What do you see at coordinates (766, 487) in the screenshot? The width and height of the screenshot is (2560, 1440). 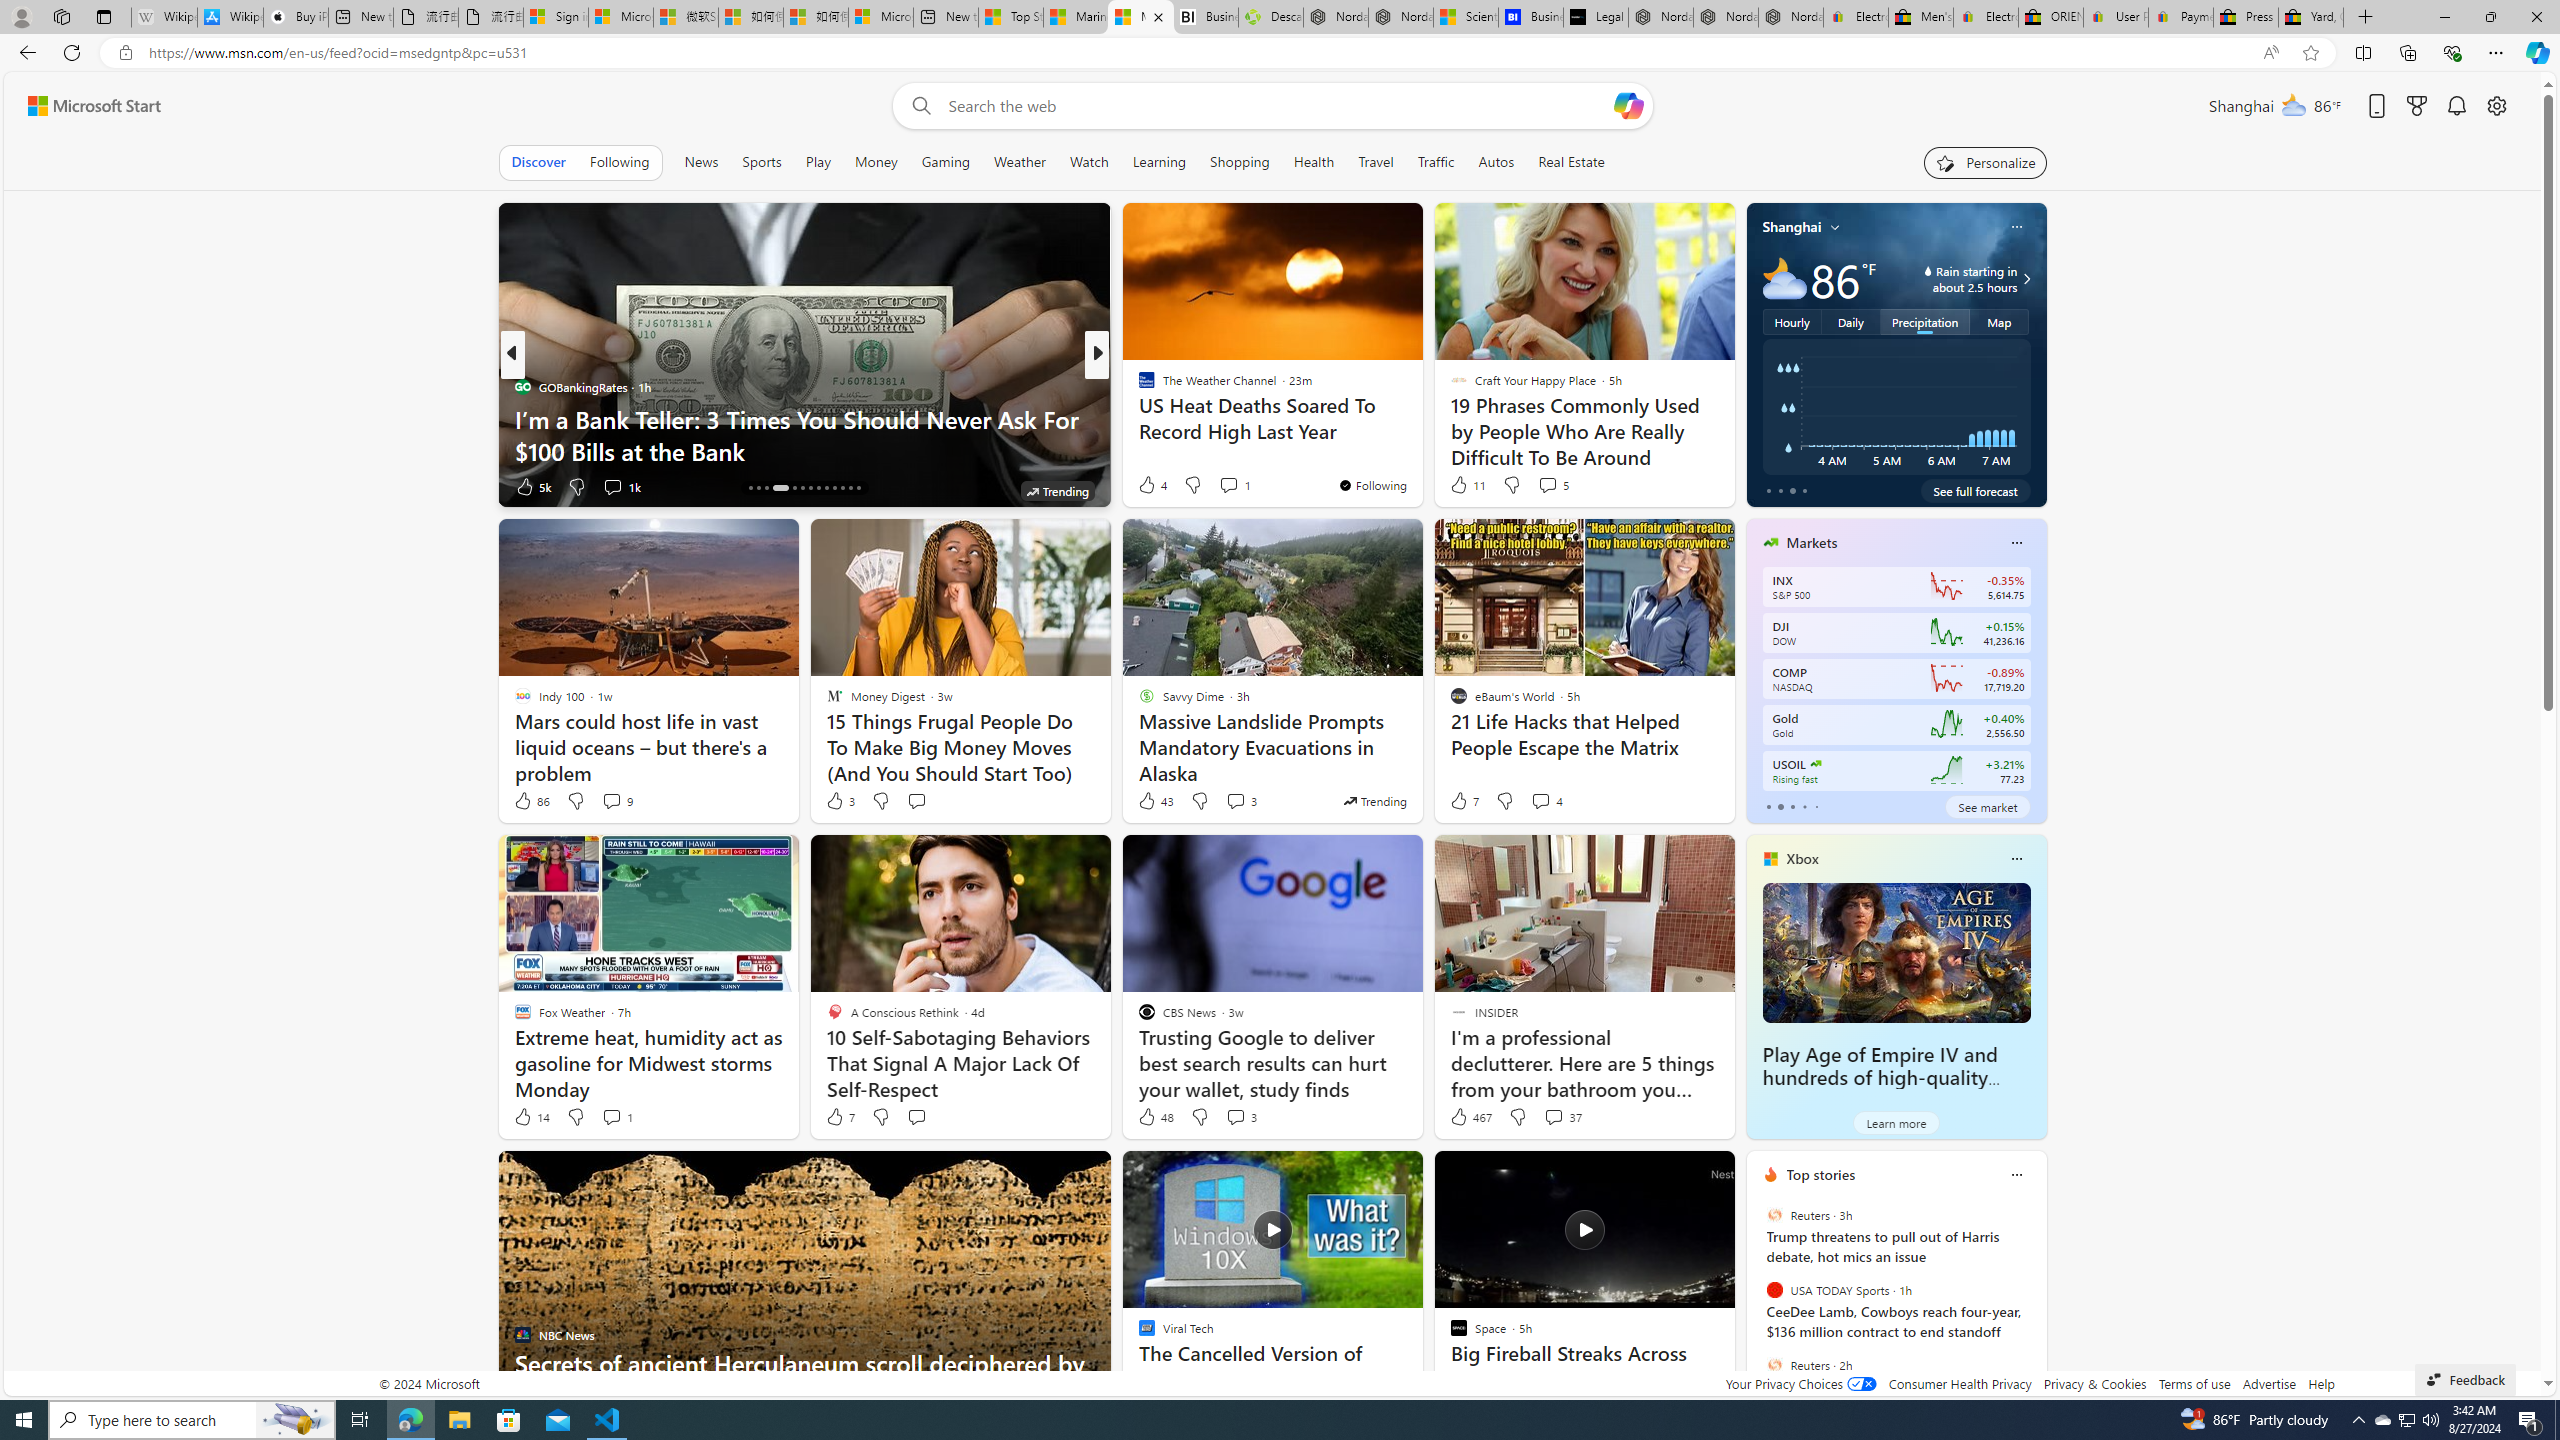 I see `'AutomationID: tab-16'` at bounding box center [766, 487].